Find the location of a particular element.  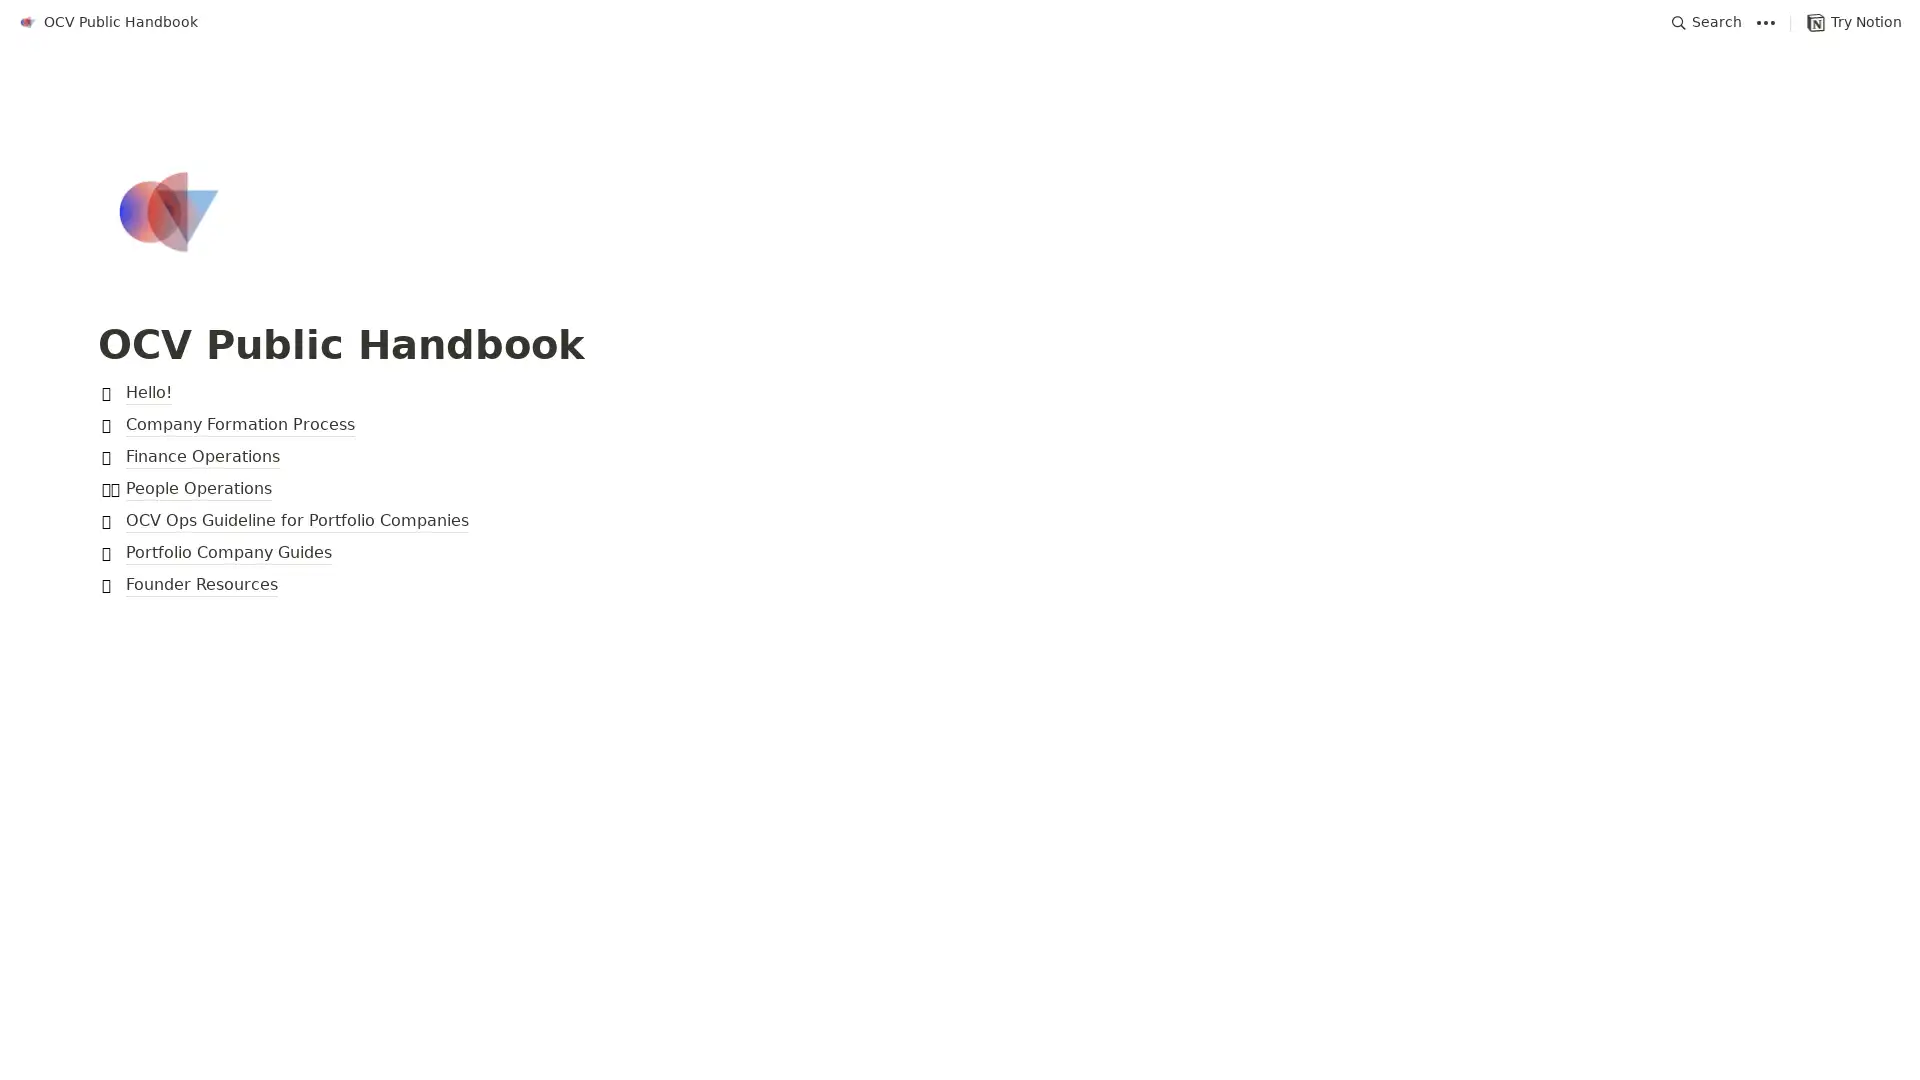

Search is located at coordinates (1706, 22).